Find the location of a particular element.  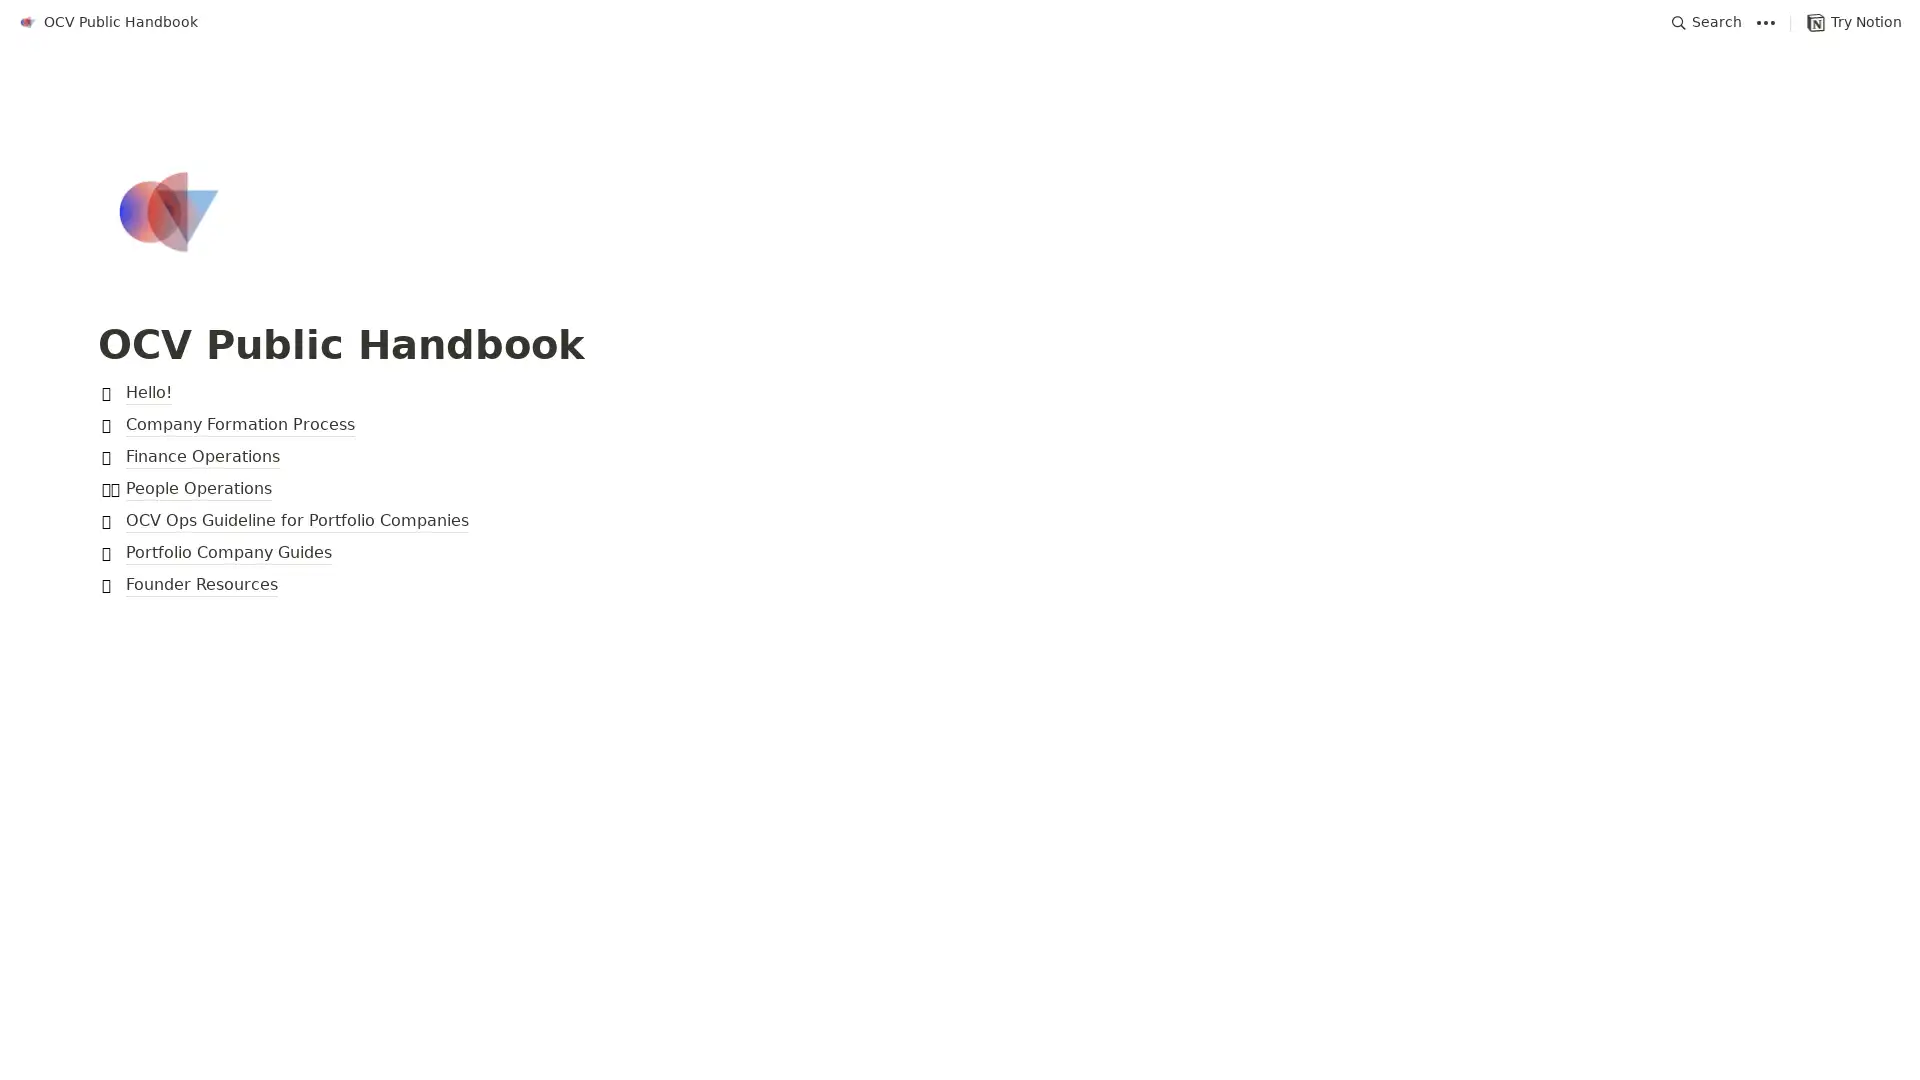

Search is located at coordinates (1706, 22).